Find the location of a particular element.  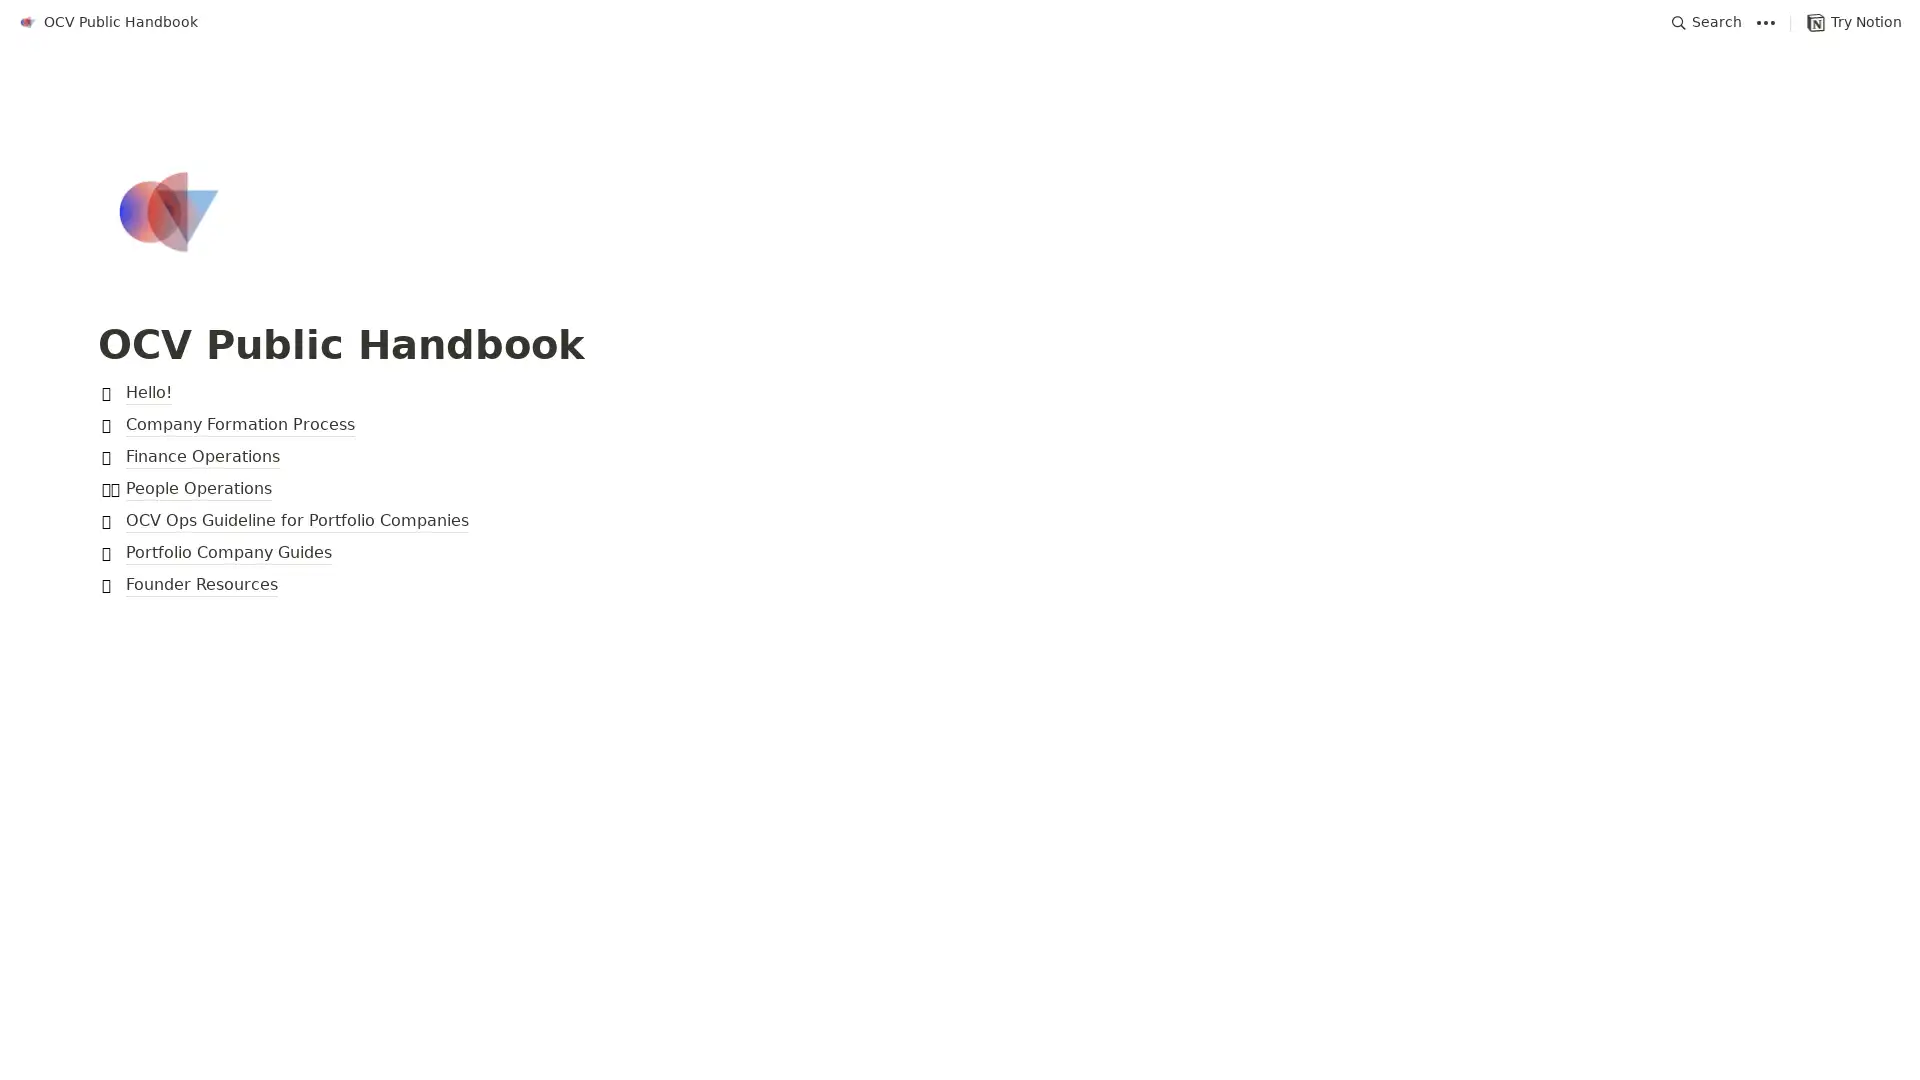

Search is located at coordinates (1706, 22).